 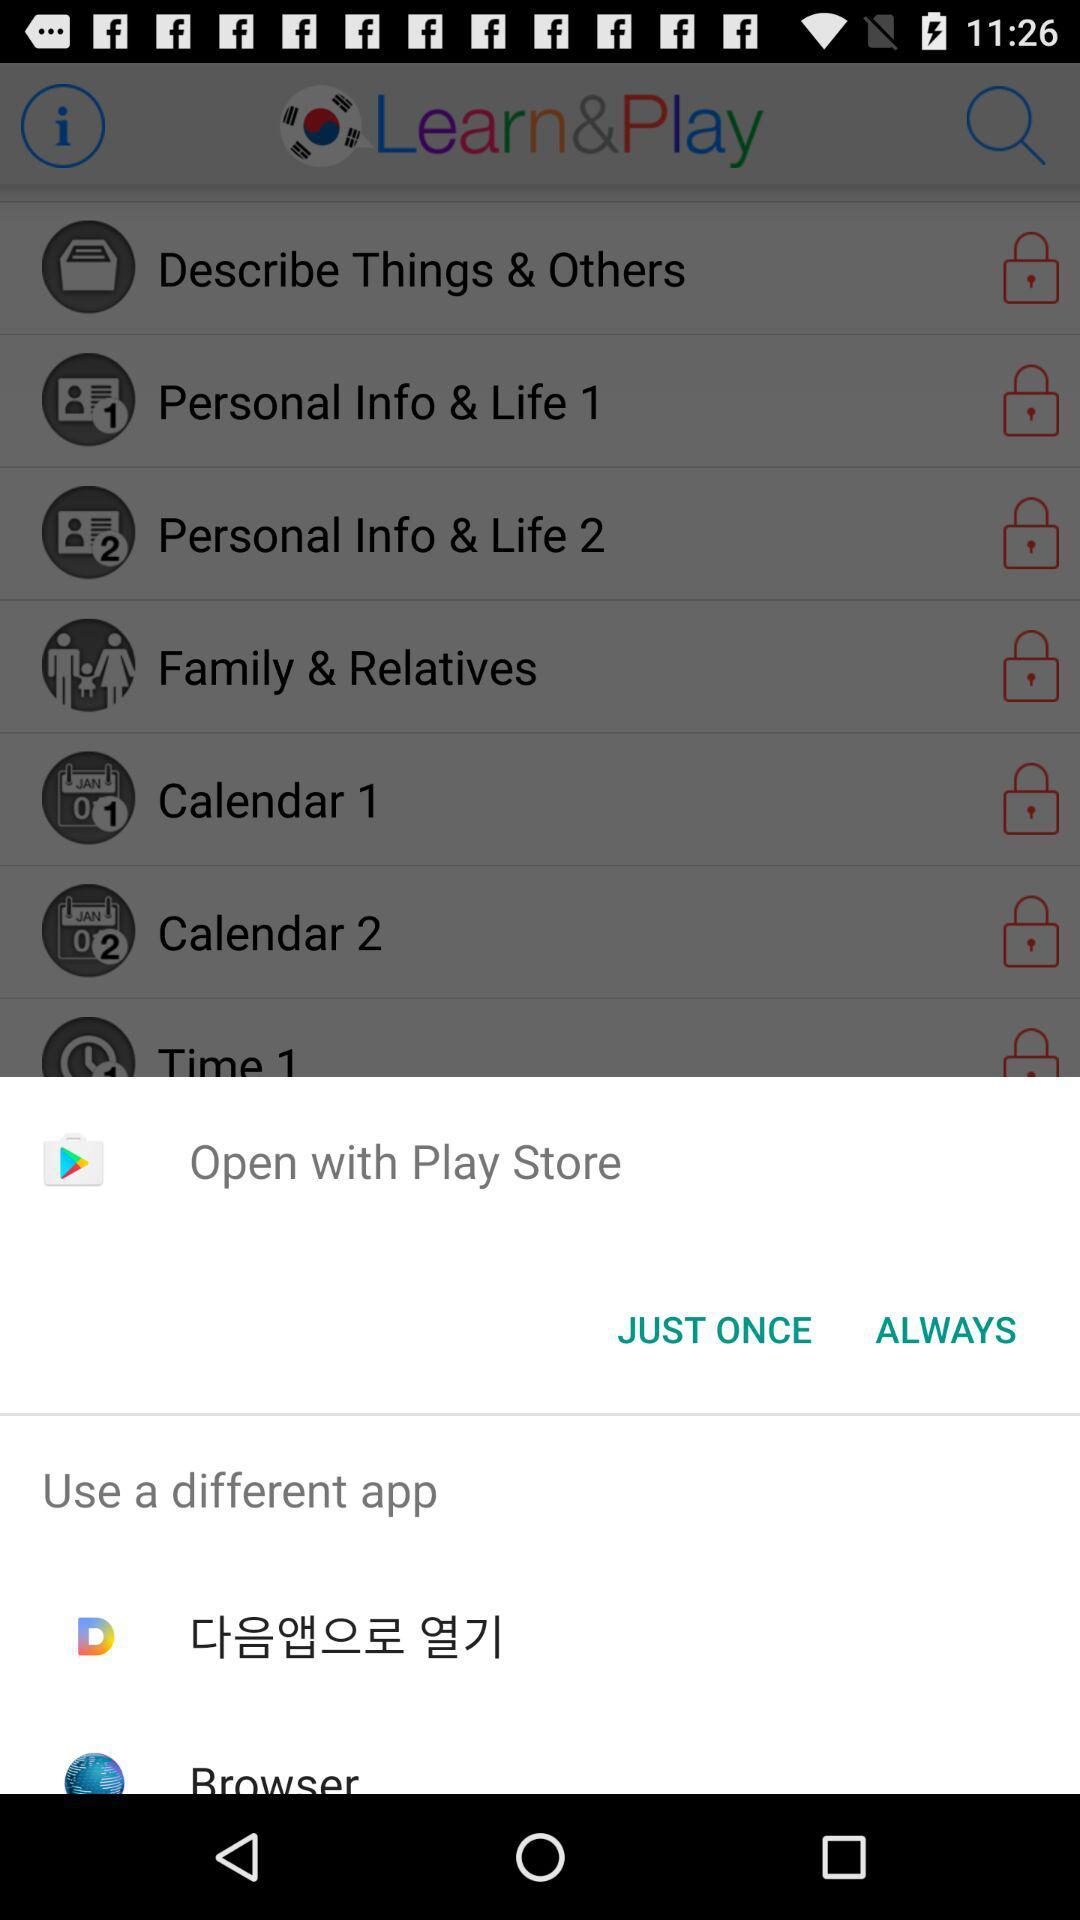 What do you see at coordinates (713, 1329) in the screenshot?
I see `the just once item` at bounding box center [713, 1329].